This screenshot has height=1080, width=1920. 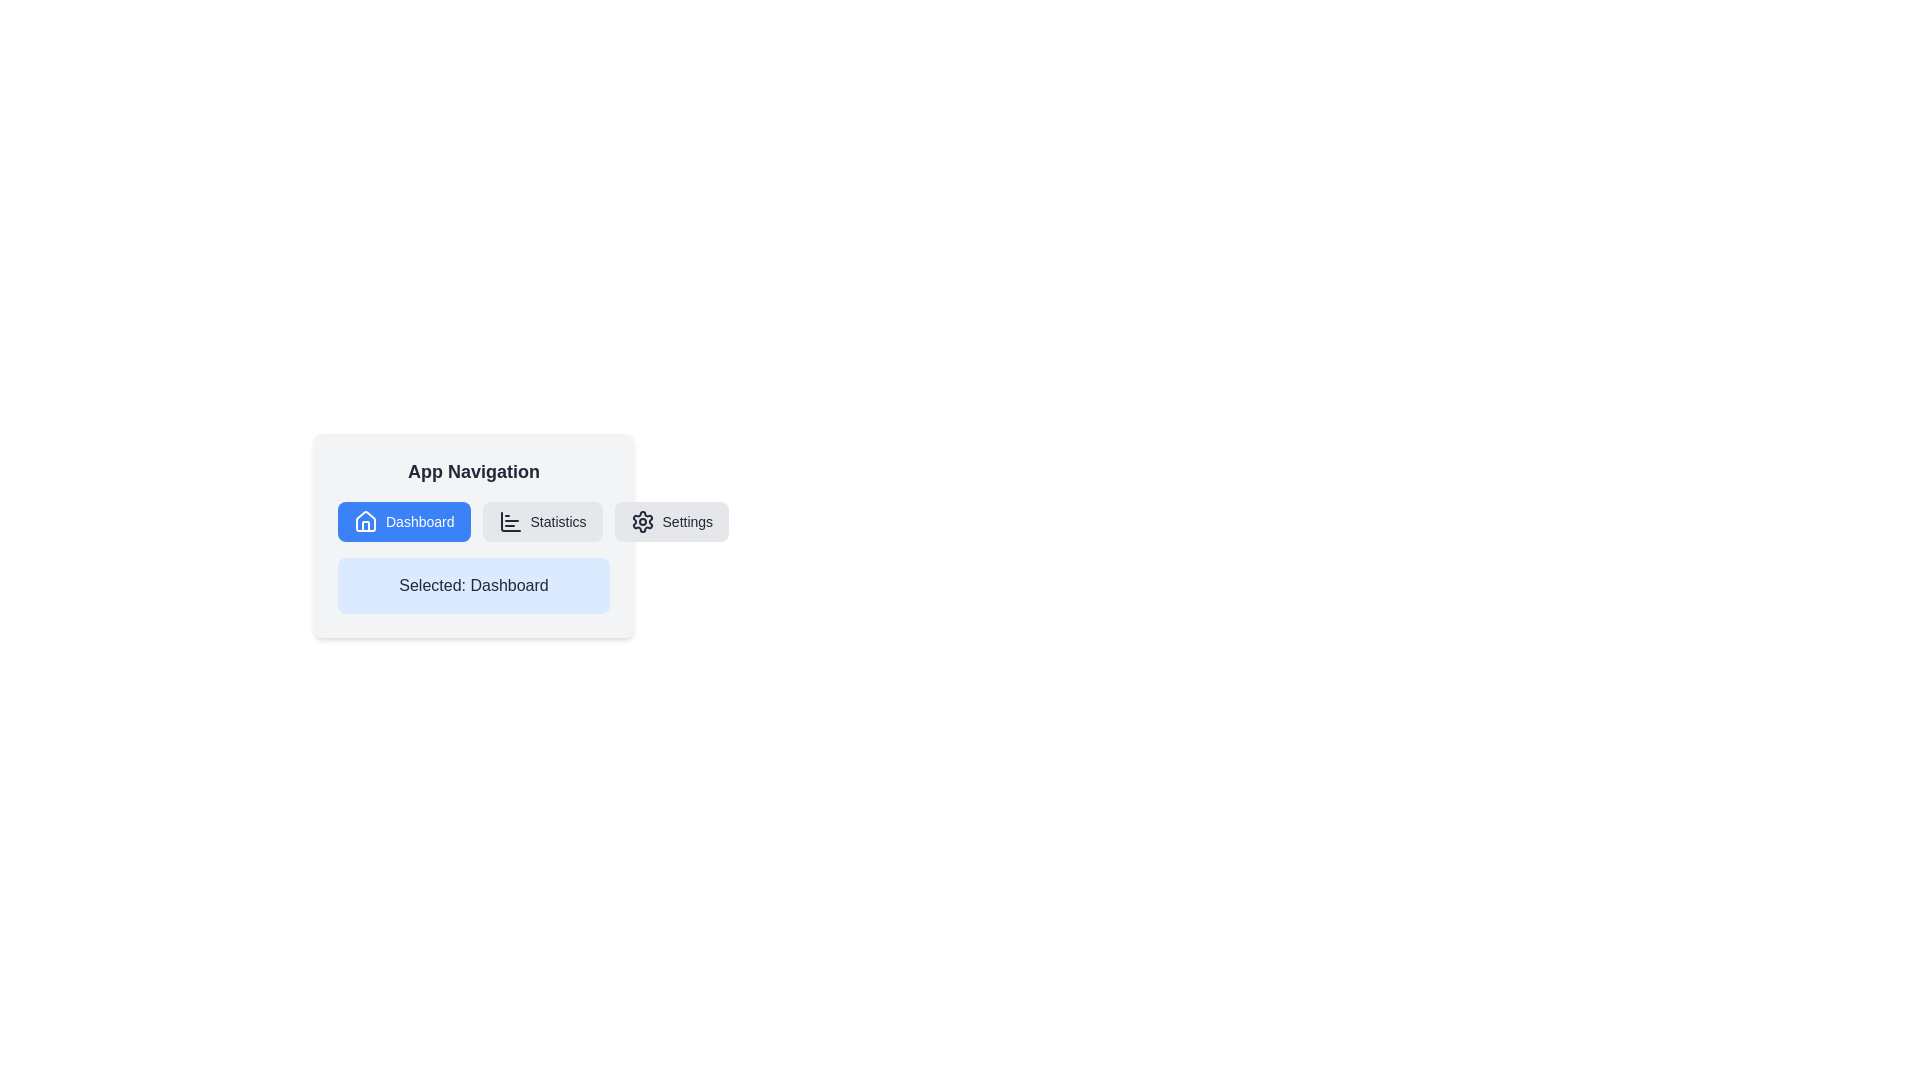 What do you see at coordinates (419, 520) in the screenshot?
I see `the 'Dashboard' text label within the button` at bounding box center [419, 520].